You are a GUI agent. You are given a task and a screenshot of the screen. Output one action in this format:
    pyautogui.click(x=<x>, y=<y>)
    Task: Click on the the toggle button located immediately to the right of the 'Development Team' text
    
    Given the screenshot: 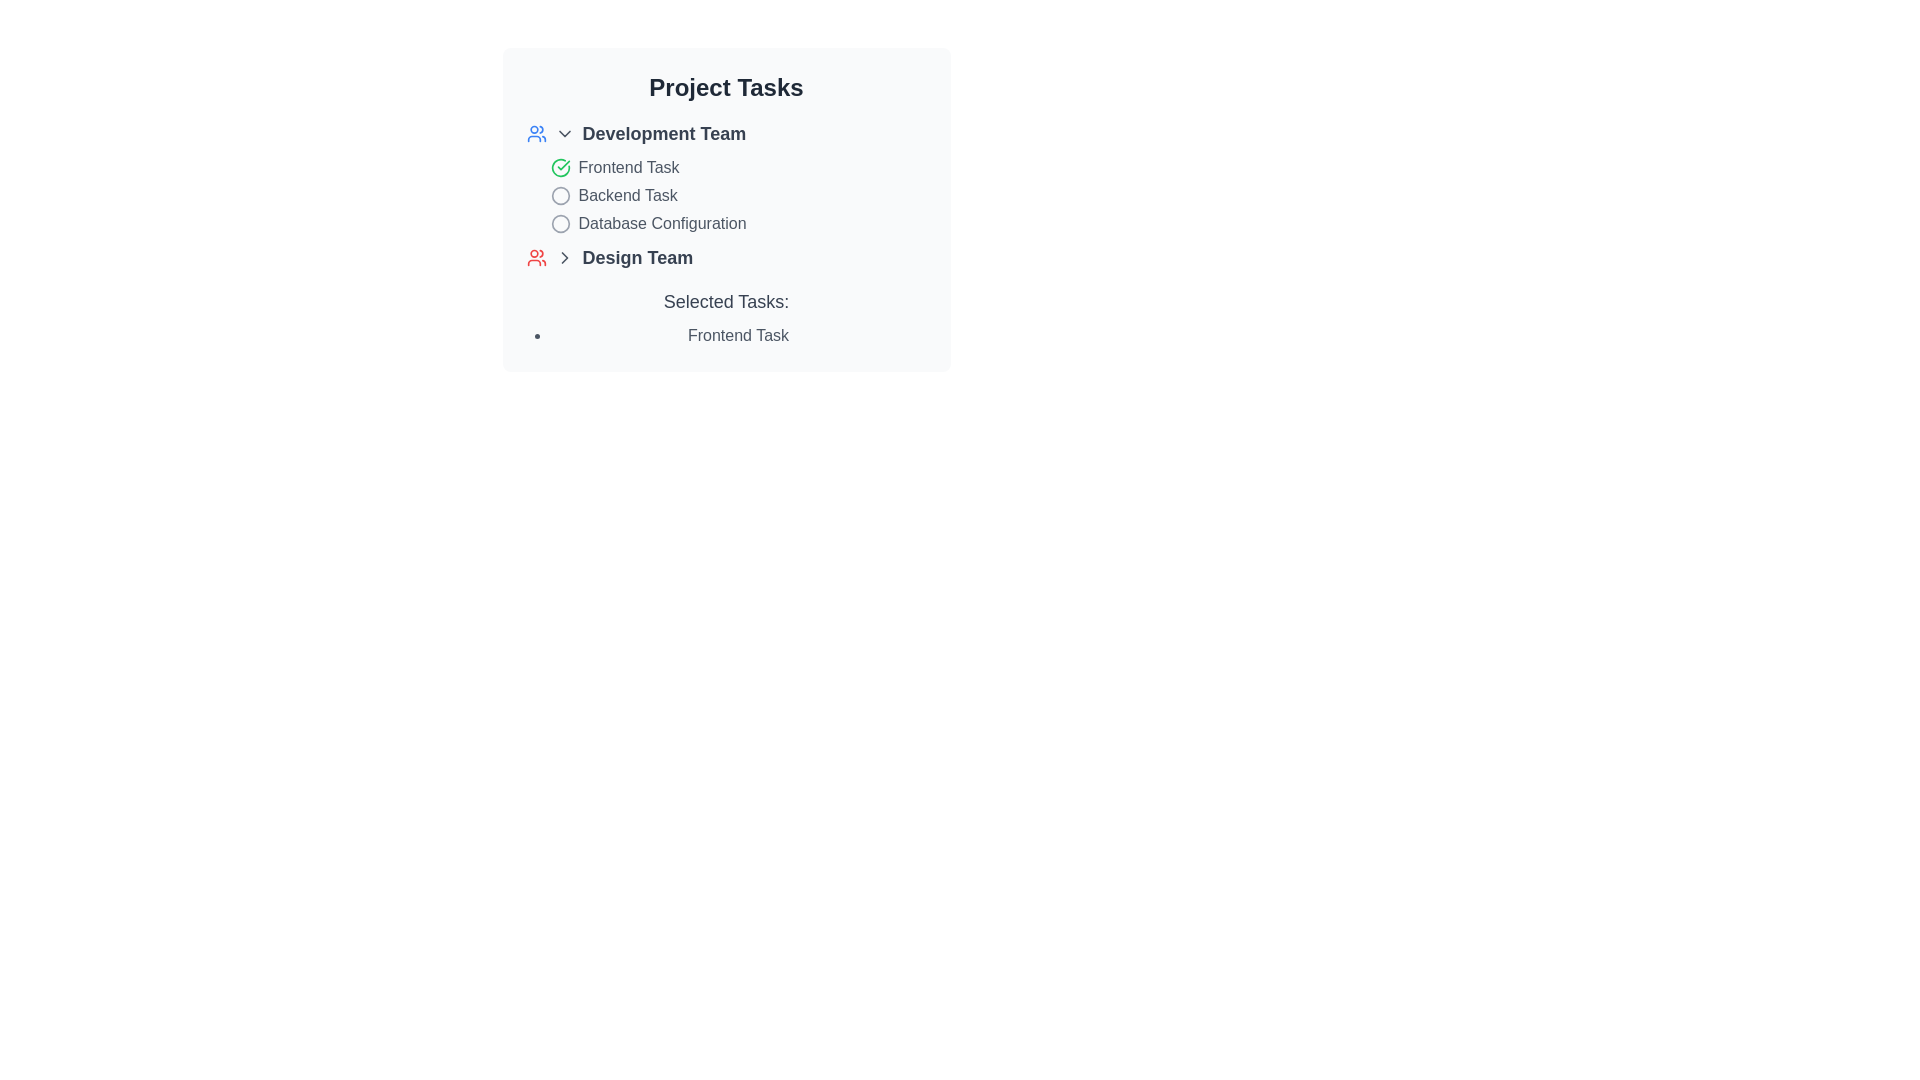 What is the action you would take?
    pyautogui.click(x=563, y=134)
    